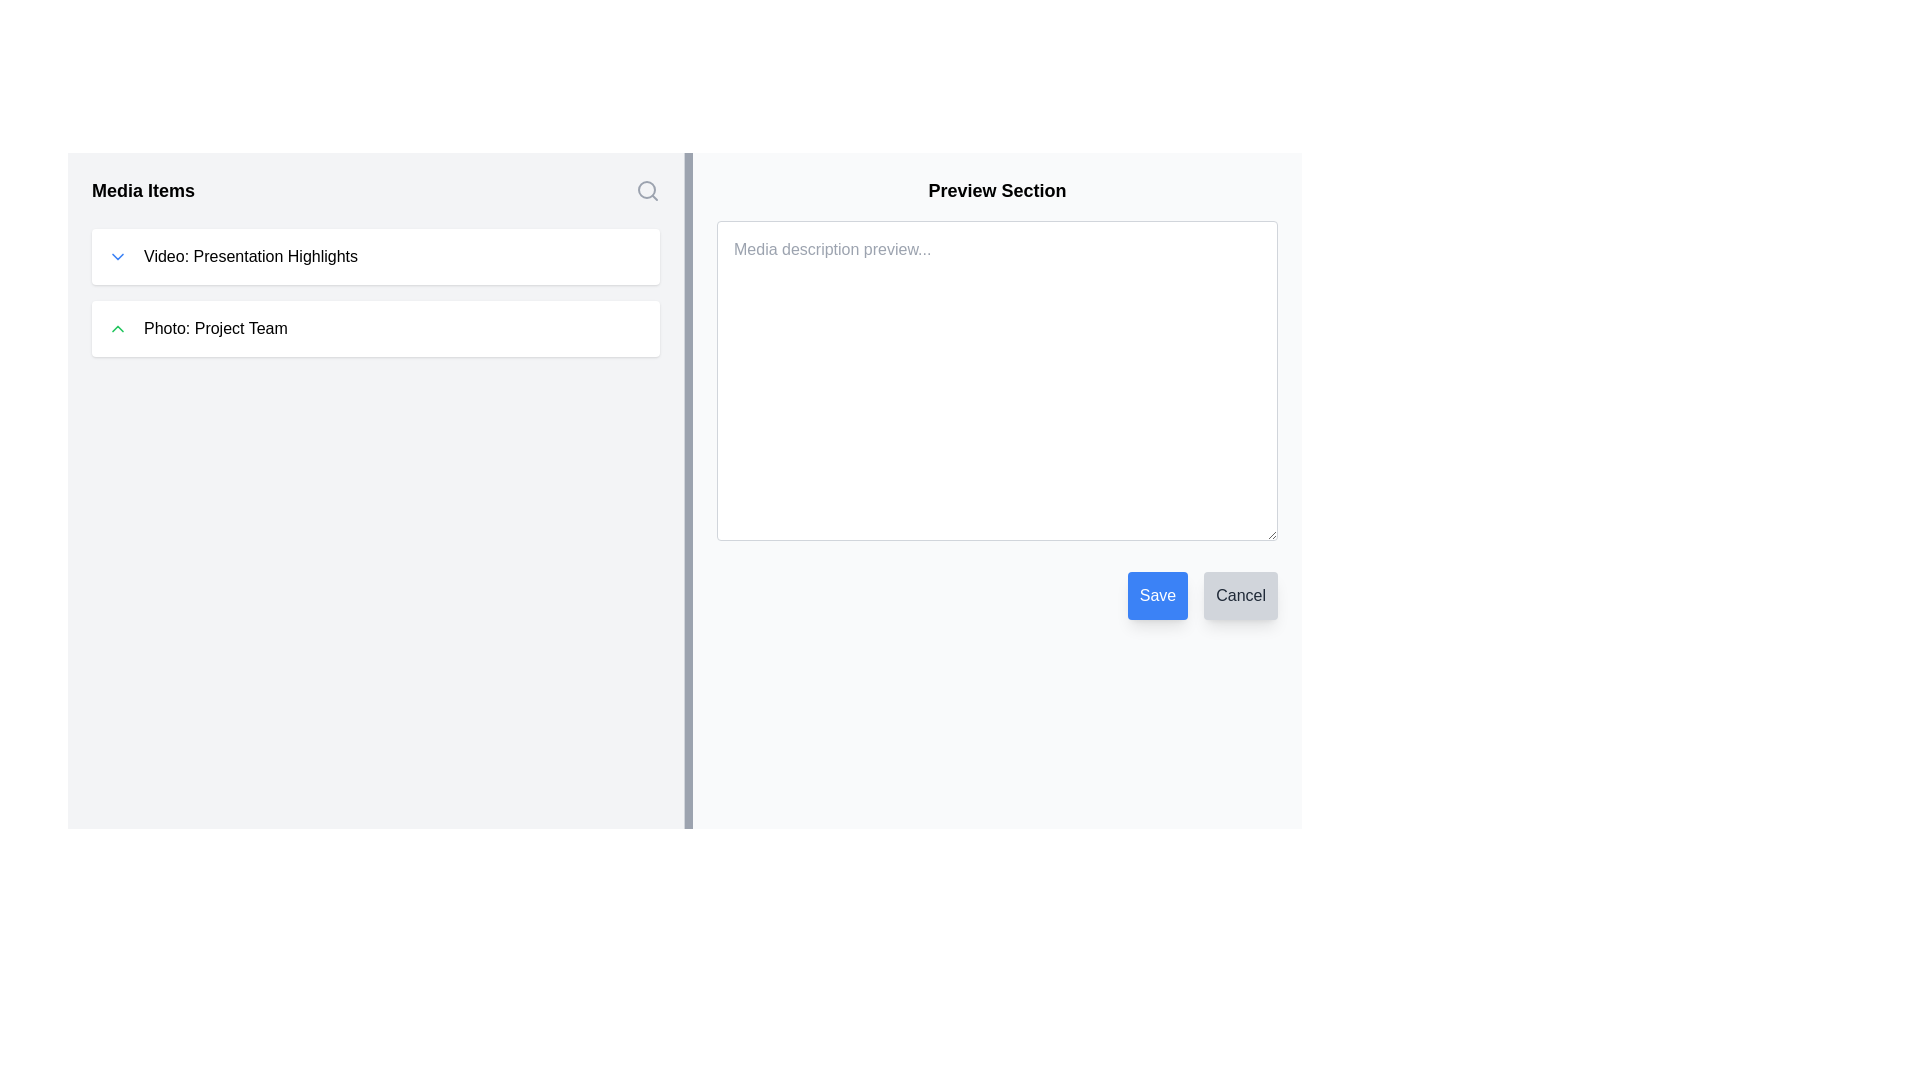 Image resolution: width=1920 pixels, height=1080 pixels. I want to click on the chevron-up icon that indicates an expandable or collapsible feature within the 'Photo: Project Team' section, so click(117, 327).